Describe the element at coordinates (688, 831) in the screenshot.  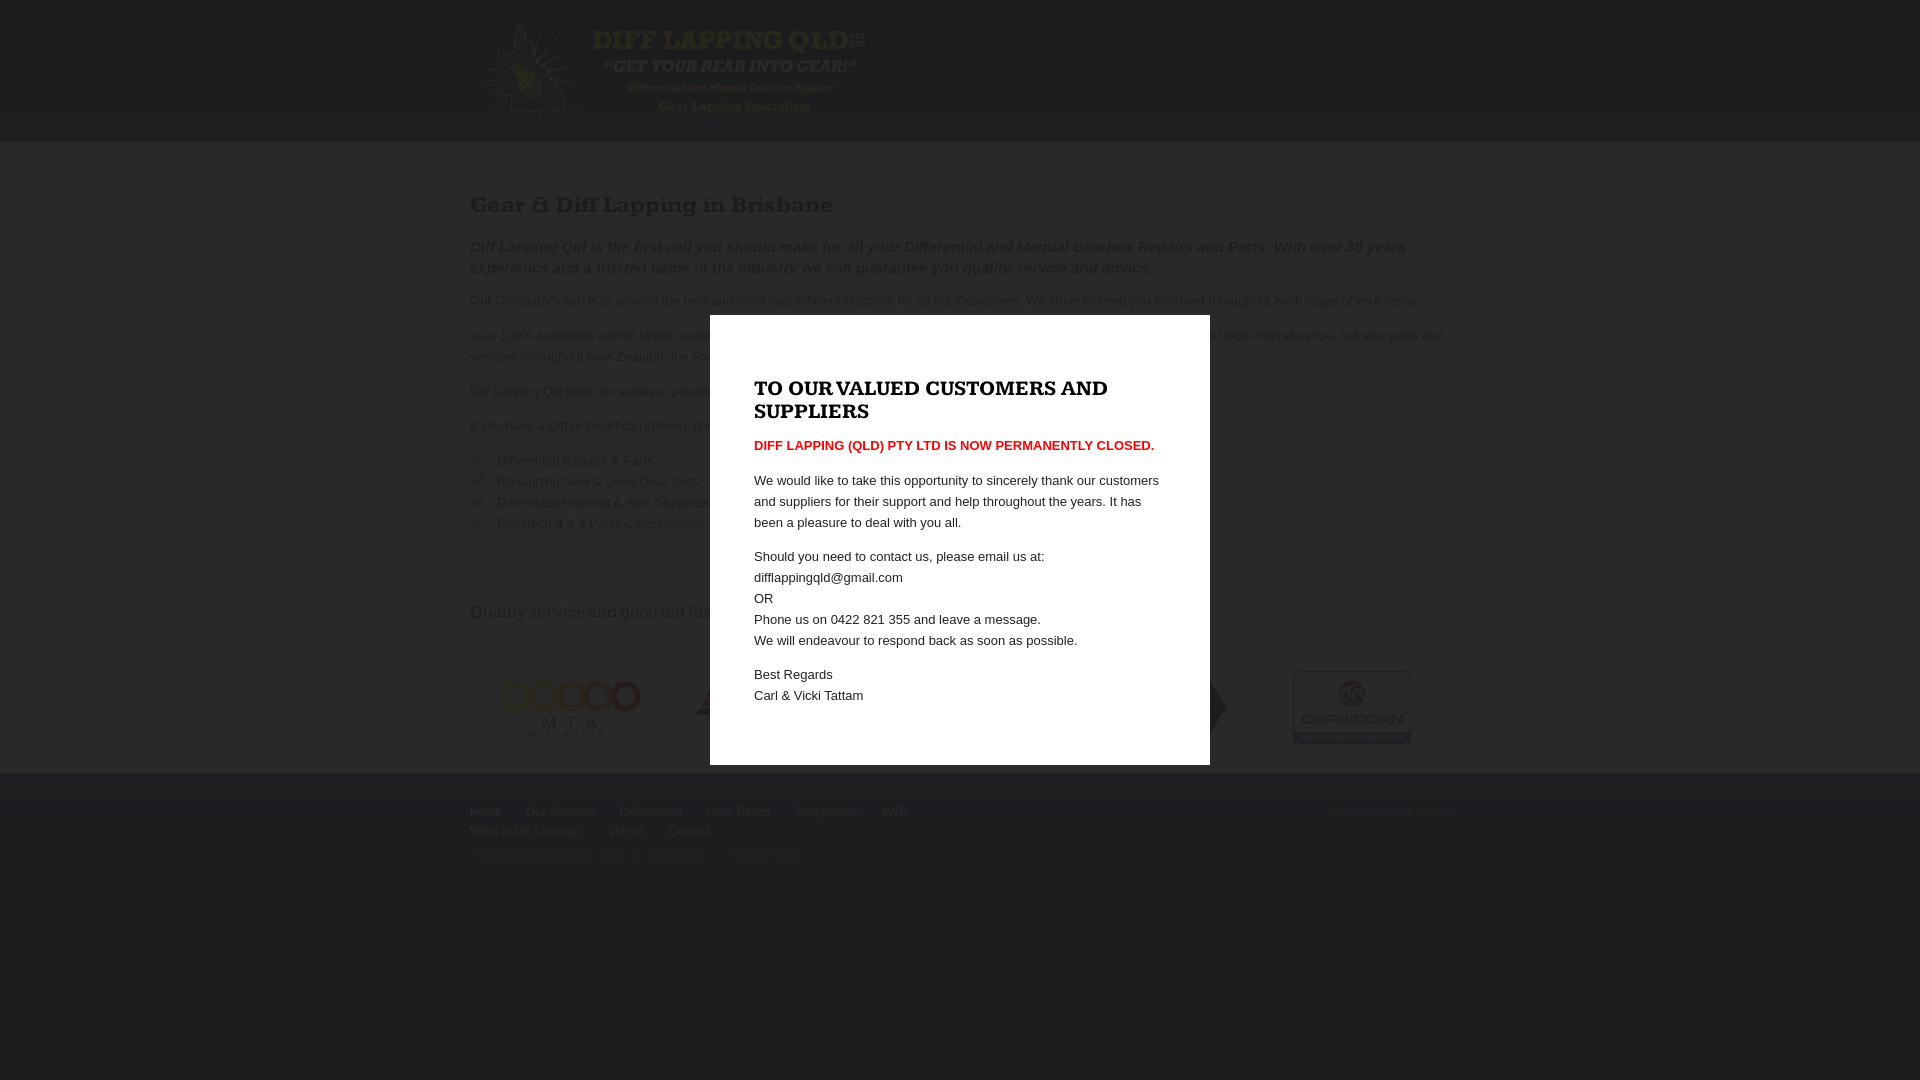
I see `'Contact'` at that location.